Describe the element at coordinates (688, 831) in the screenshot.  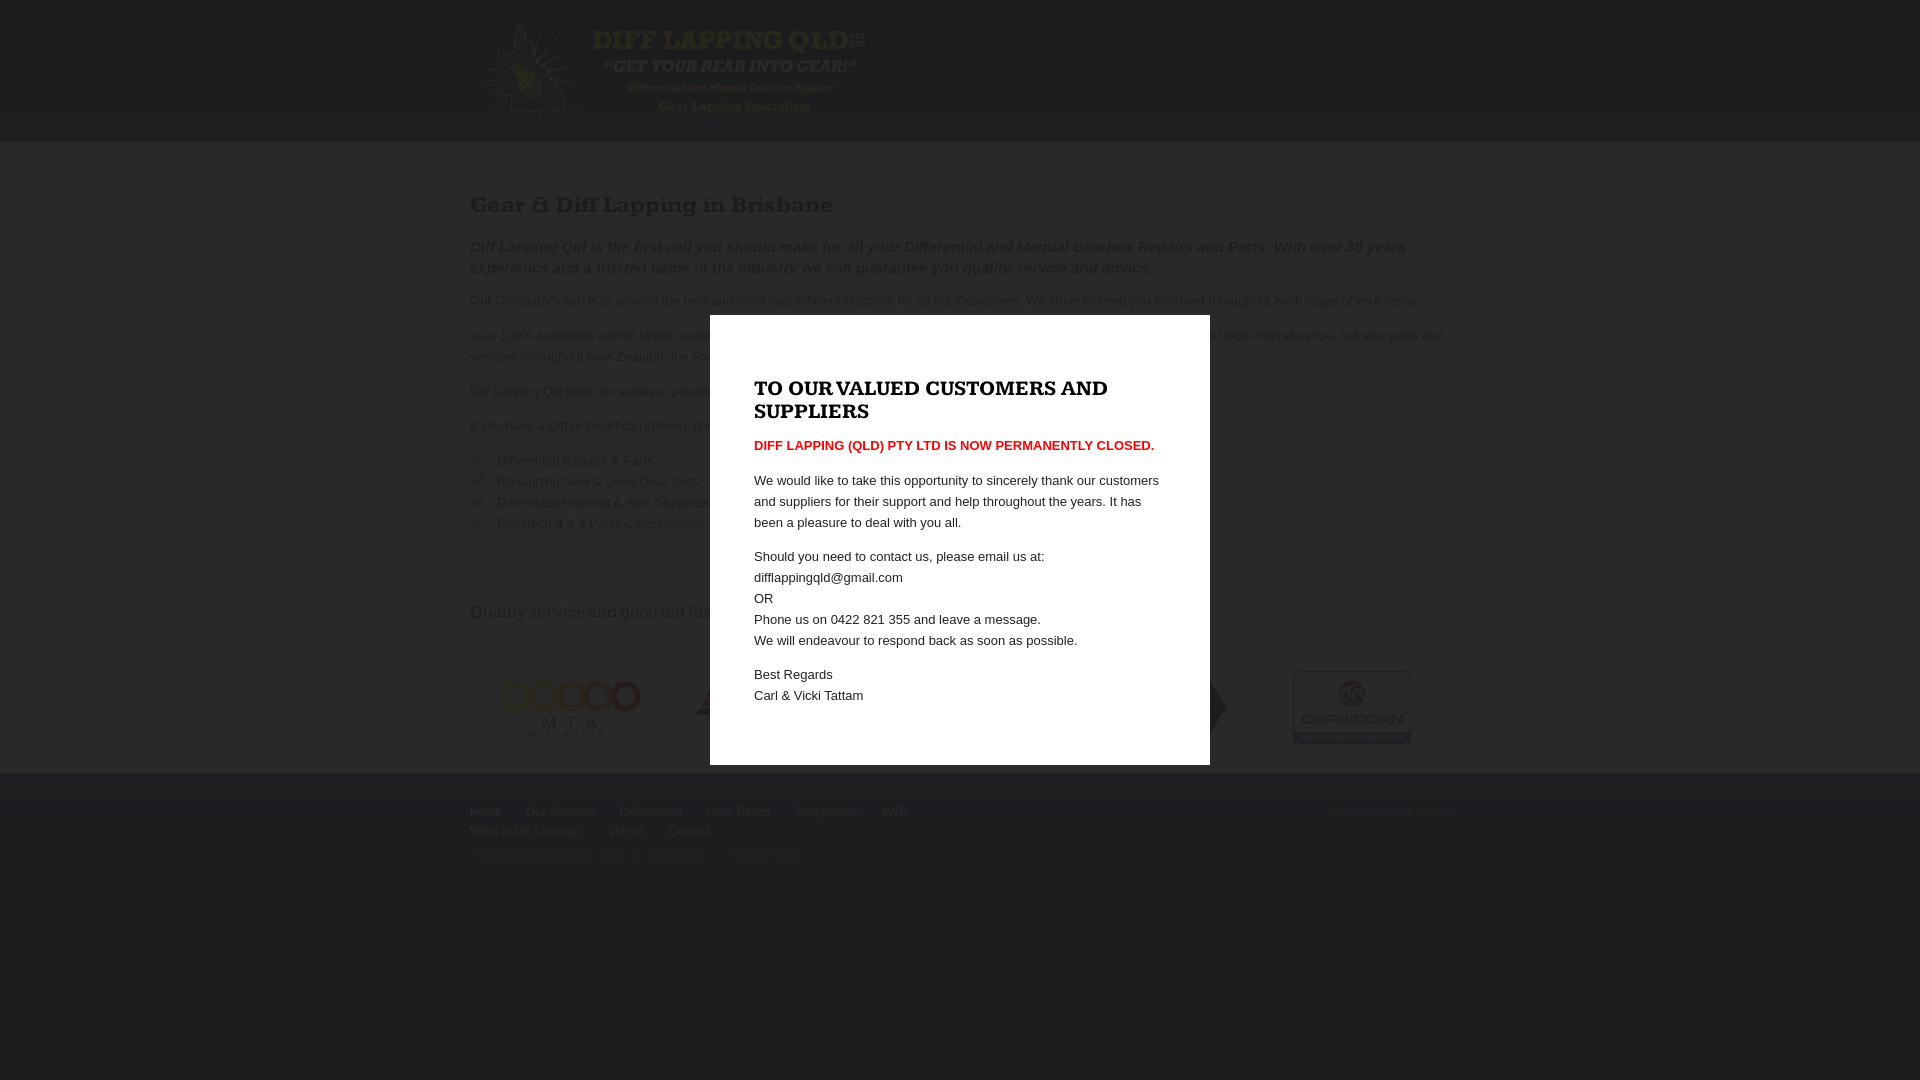
I see `'Contact'` at that location.